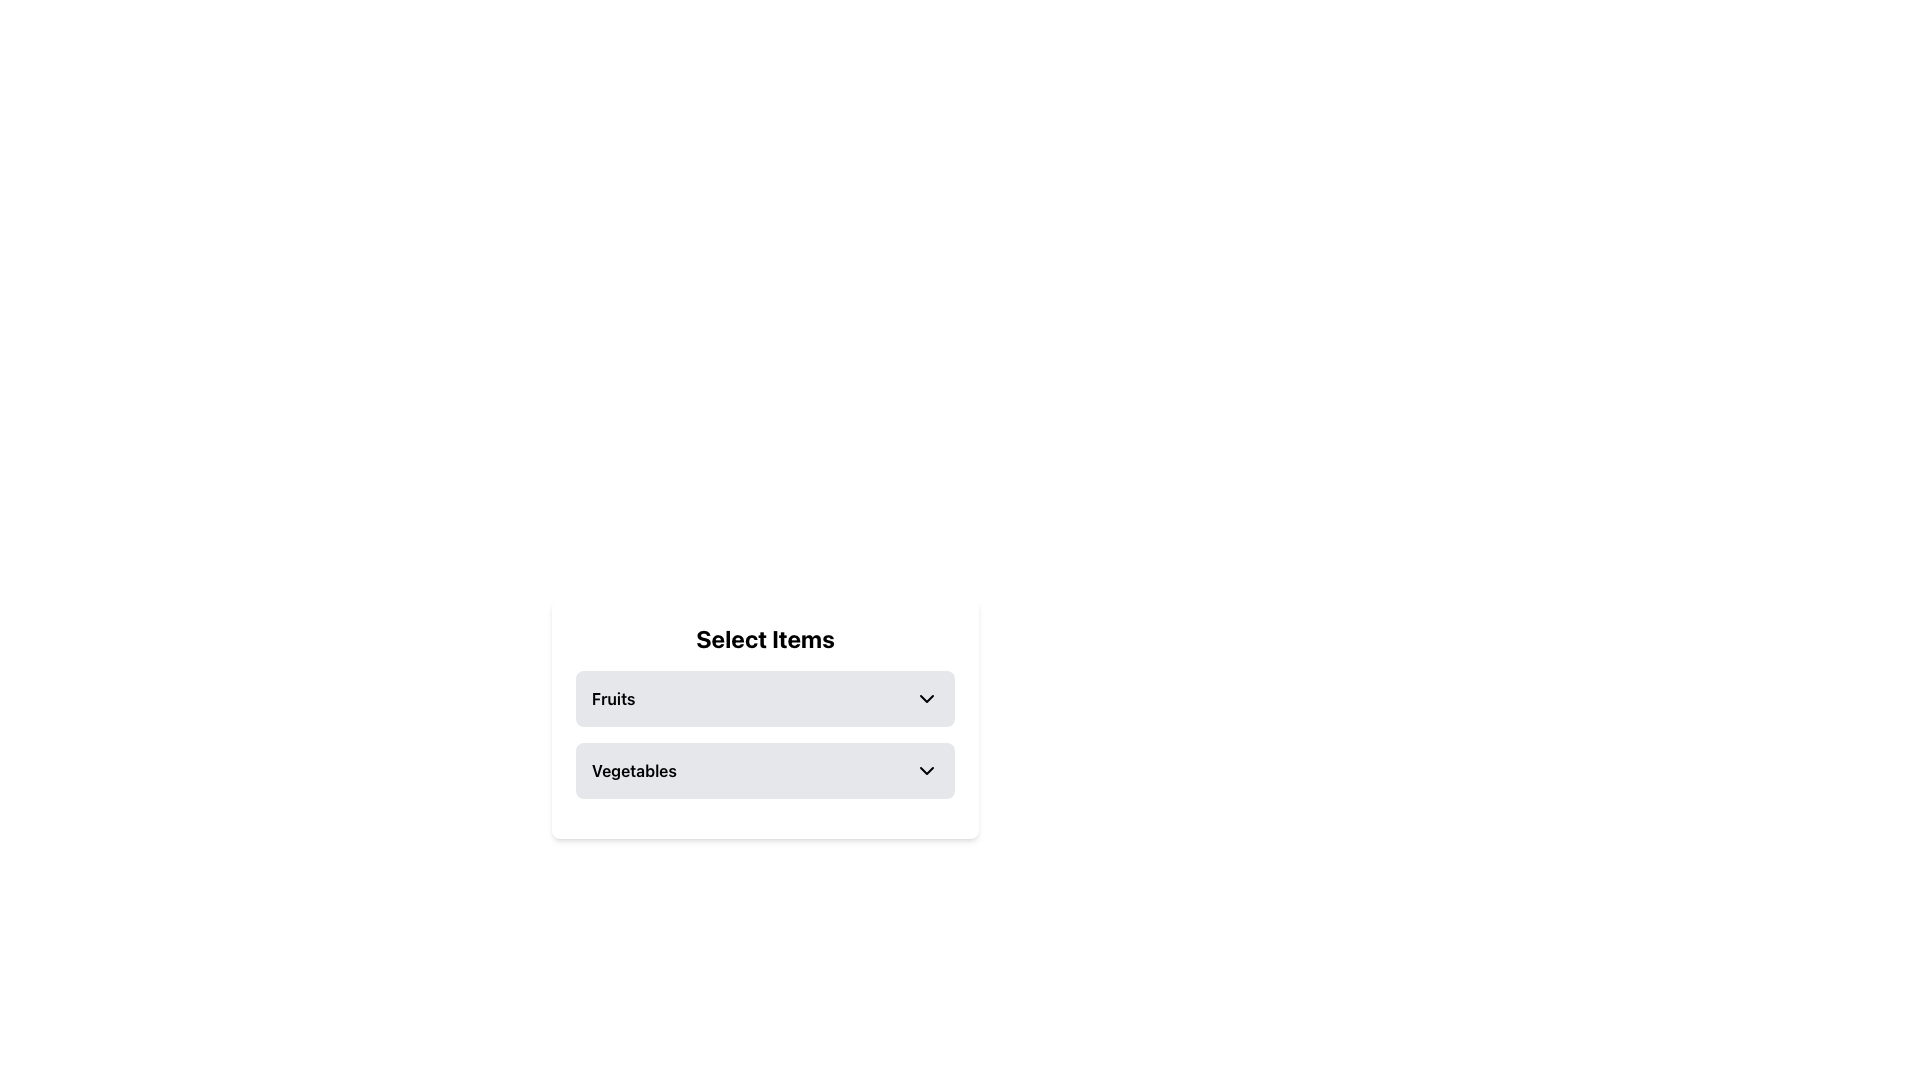  I want to click on the dropdown menu within the 'Select Items' panel, so click(764, 717).